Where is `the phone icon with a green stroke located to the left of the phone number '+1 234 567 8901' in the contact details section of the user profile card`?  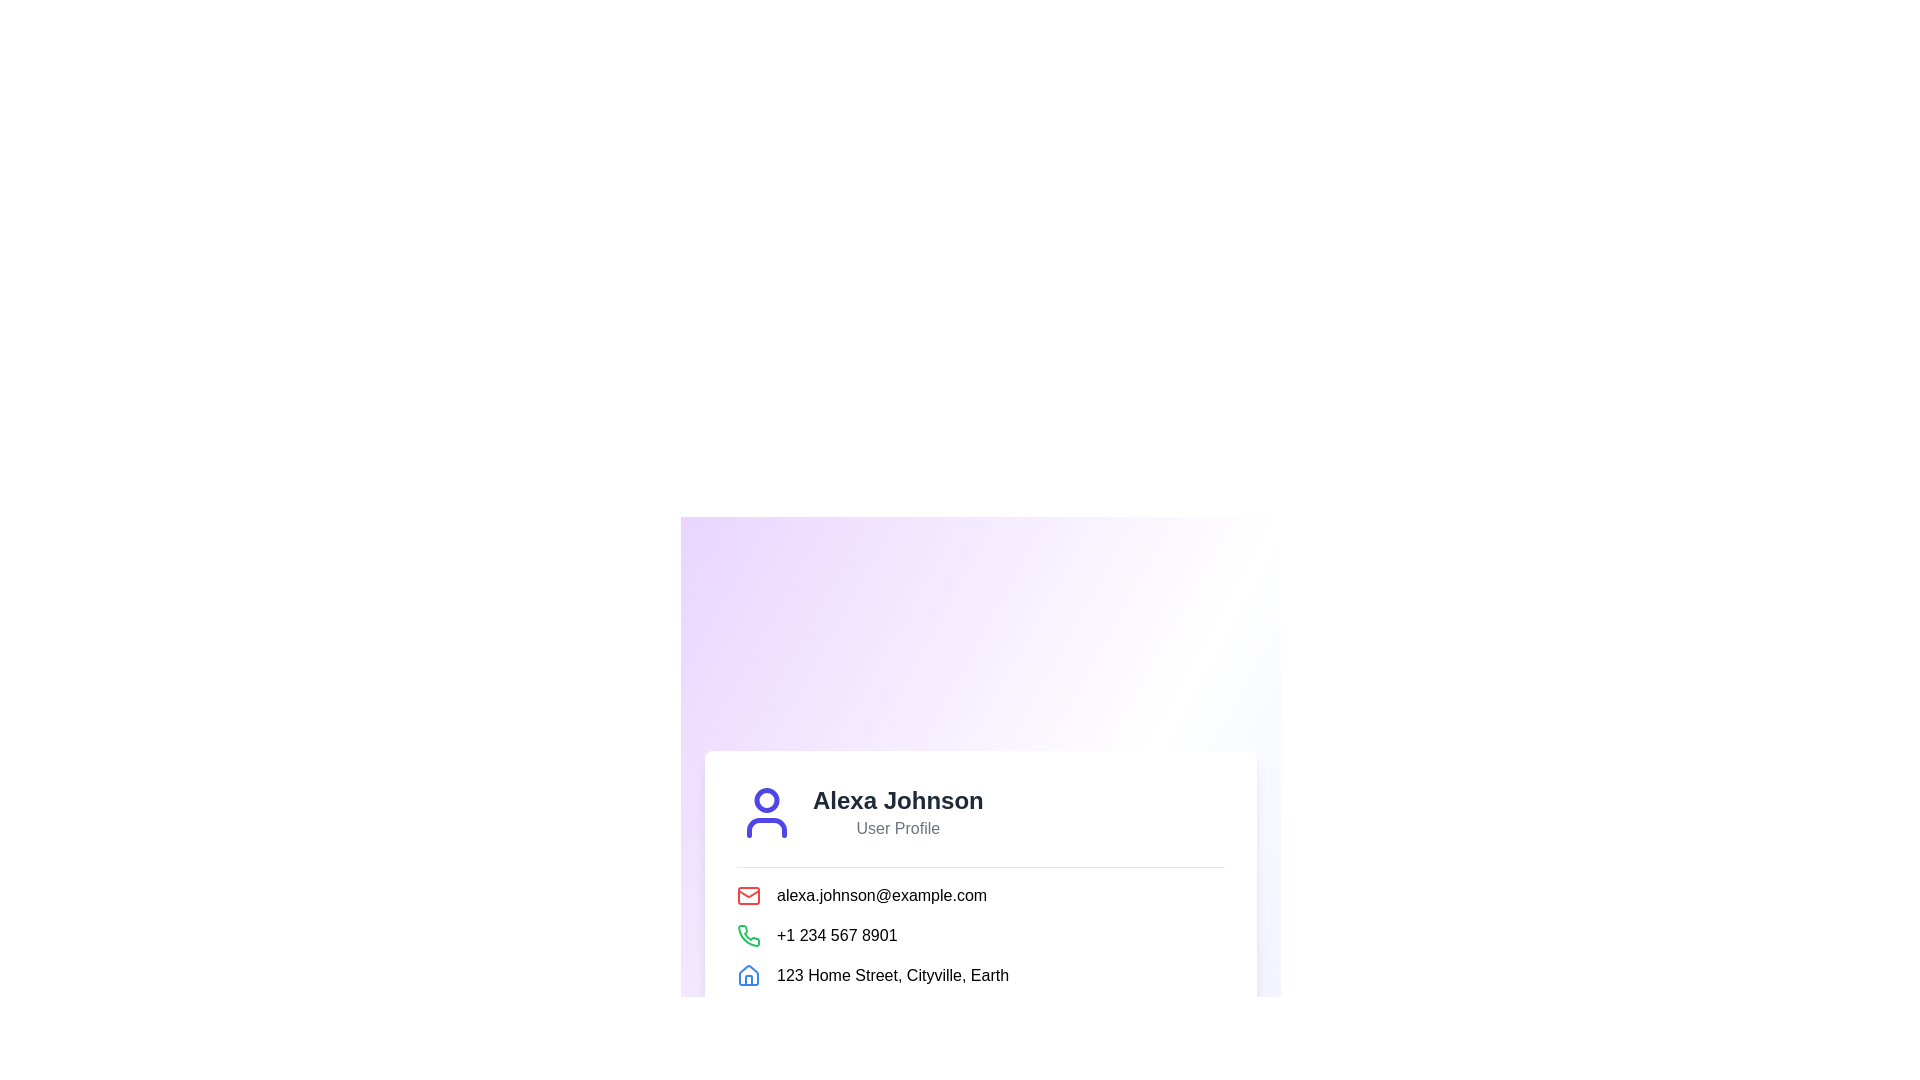
the phone icon with a green stroke located to the left of the phone number '+1 234 567 8901' in the contact details section of the user profile card is located at coordinates (747, 934).